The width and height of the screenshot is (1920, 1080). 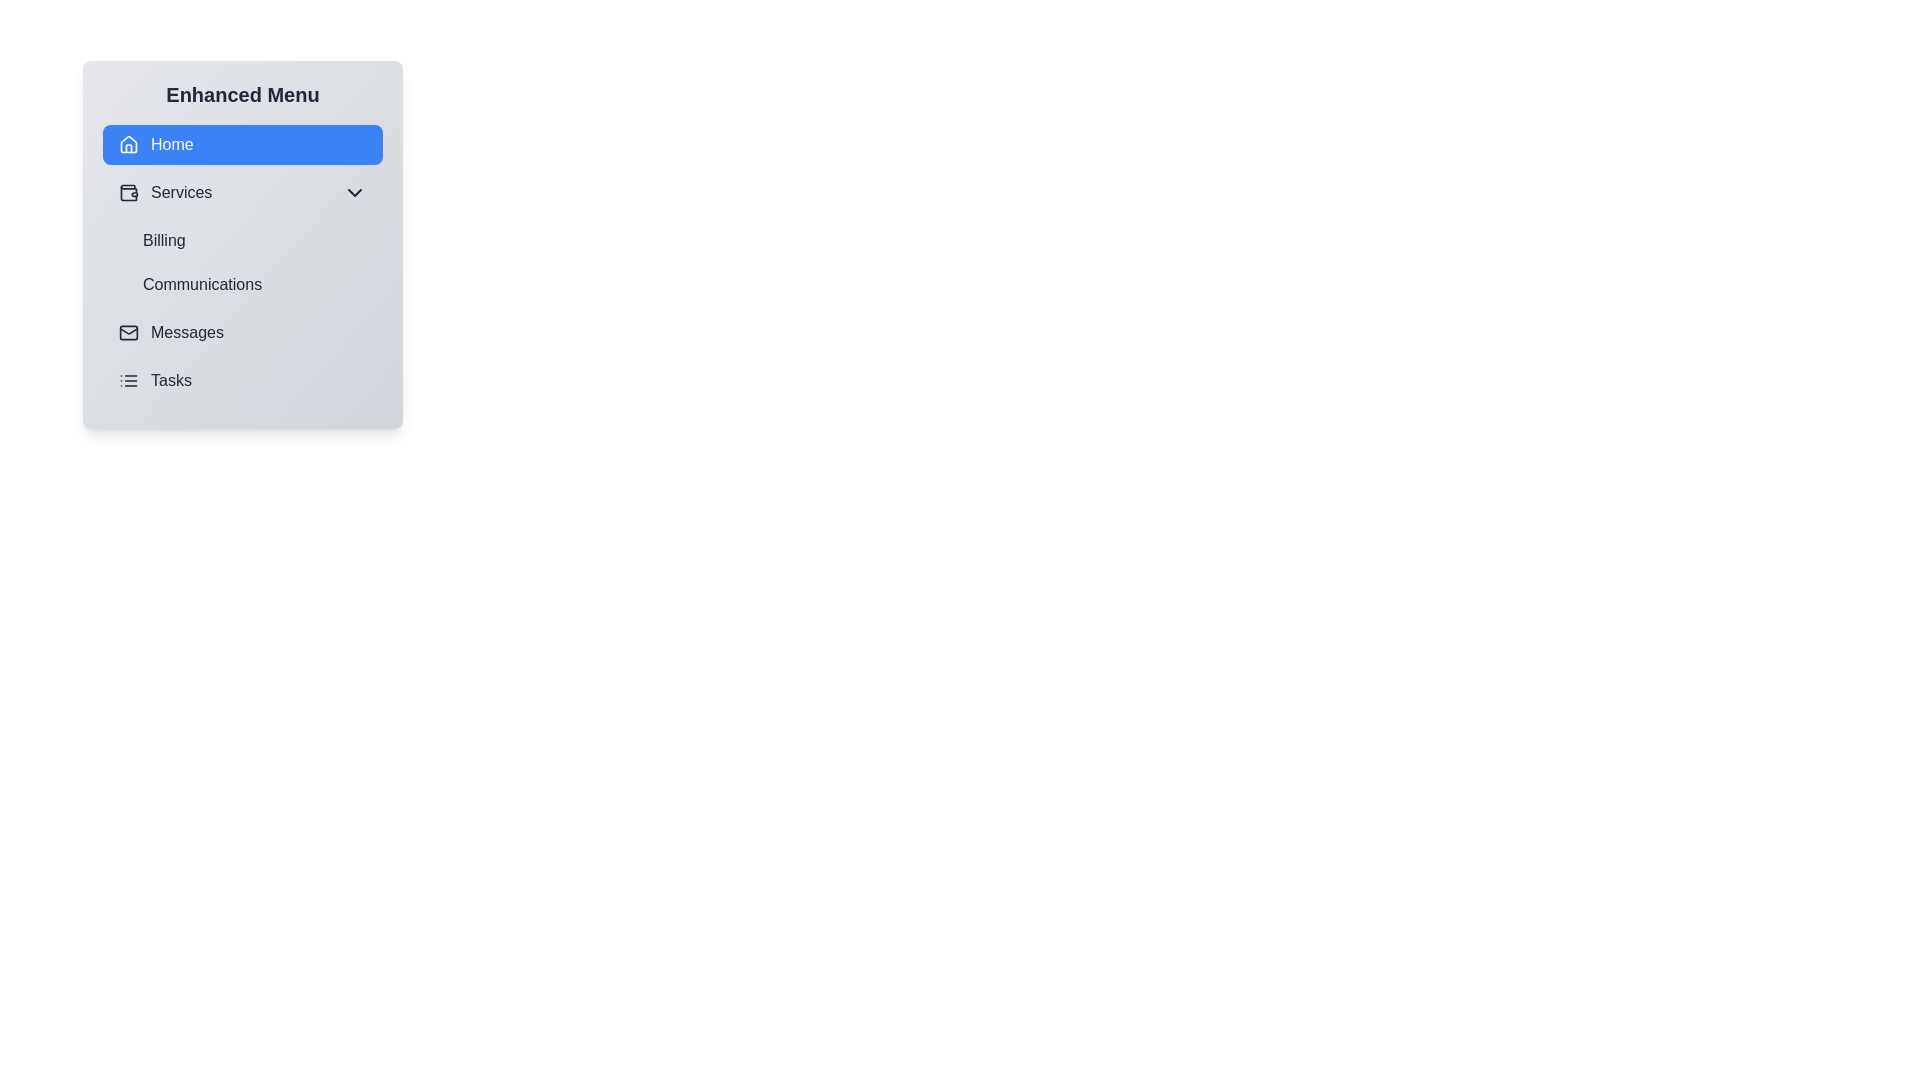 What do you see at coordinates (242, 238) in the screenshot?
I see `the 'Billing' navigation item in the sidebar menu under the 'Services' section` at bounding box center [242, 238].